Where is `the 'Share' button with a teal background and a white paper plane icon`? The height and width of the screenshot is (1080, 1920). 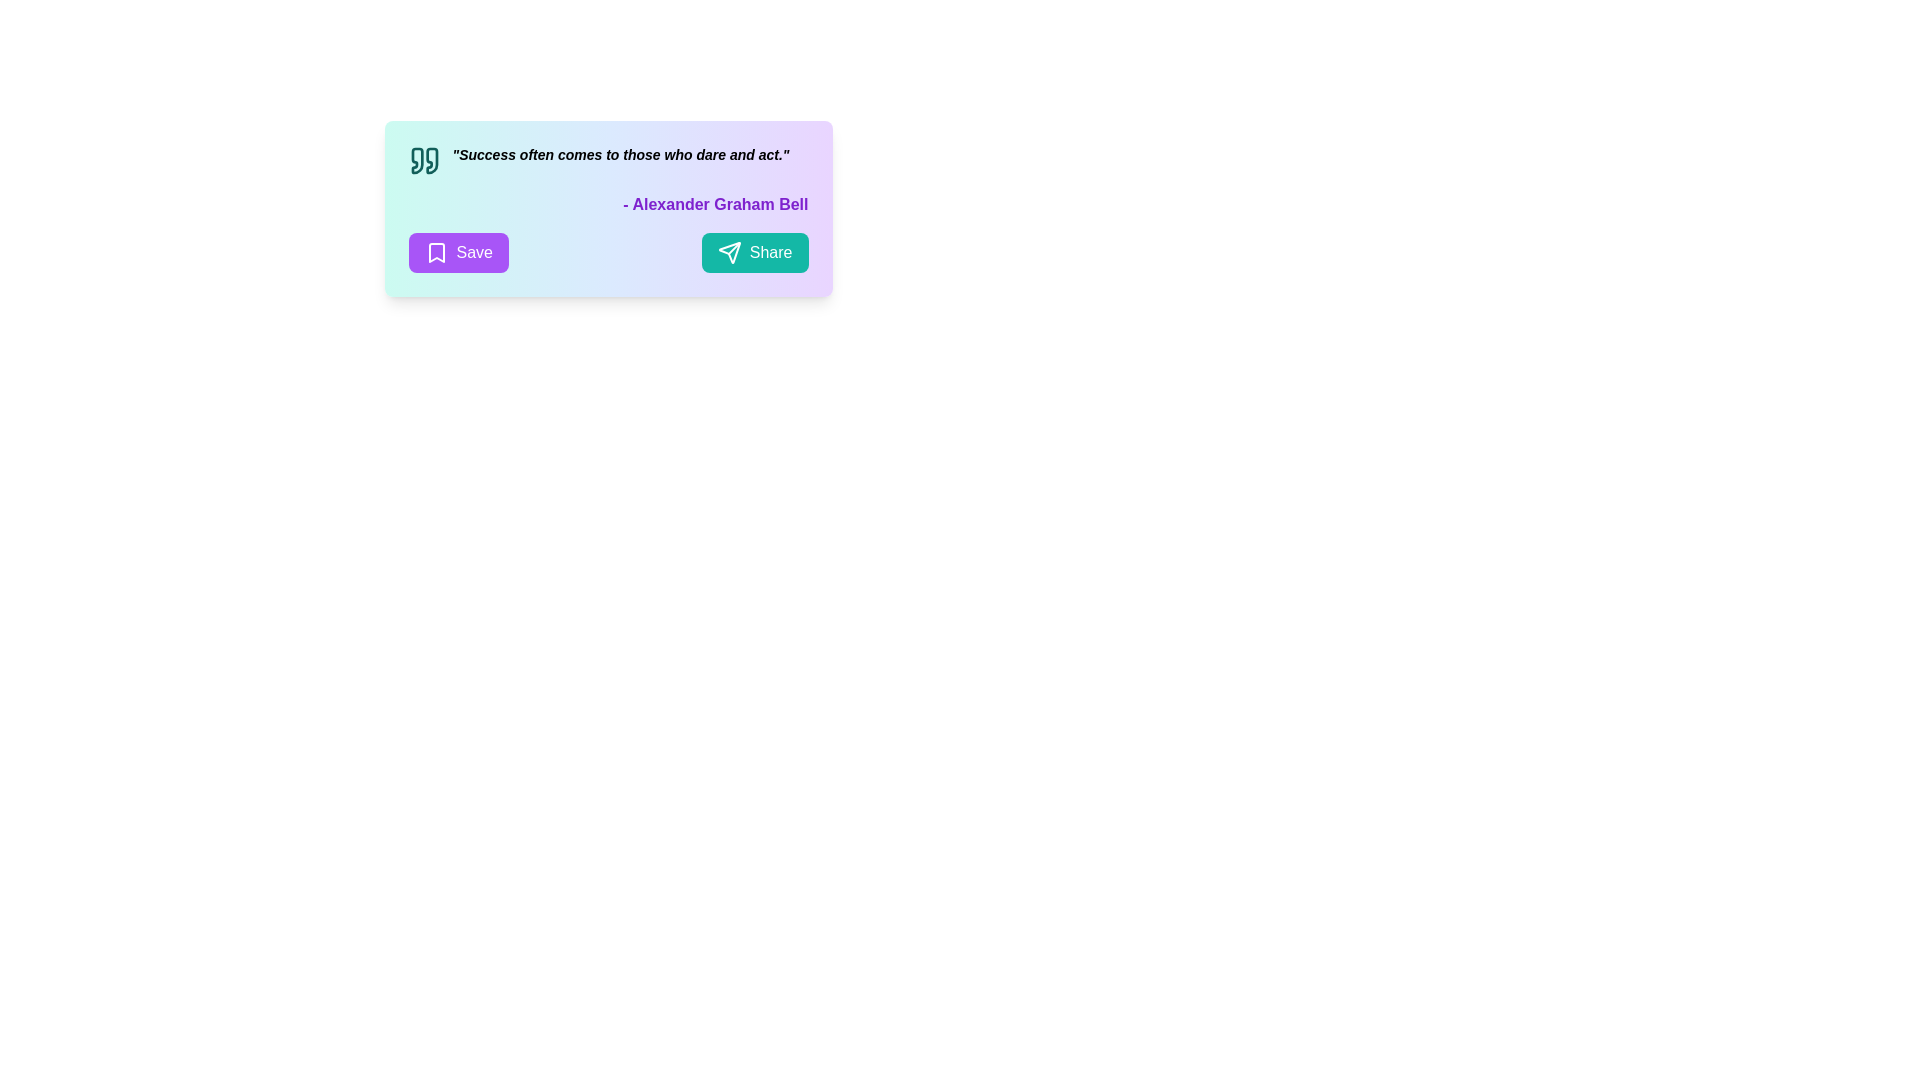 the 'Share' button with a teal background and a white paper plane icon is located at coordinates (754, 252).